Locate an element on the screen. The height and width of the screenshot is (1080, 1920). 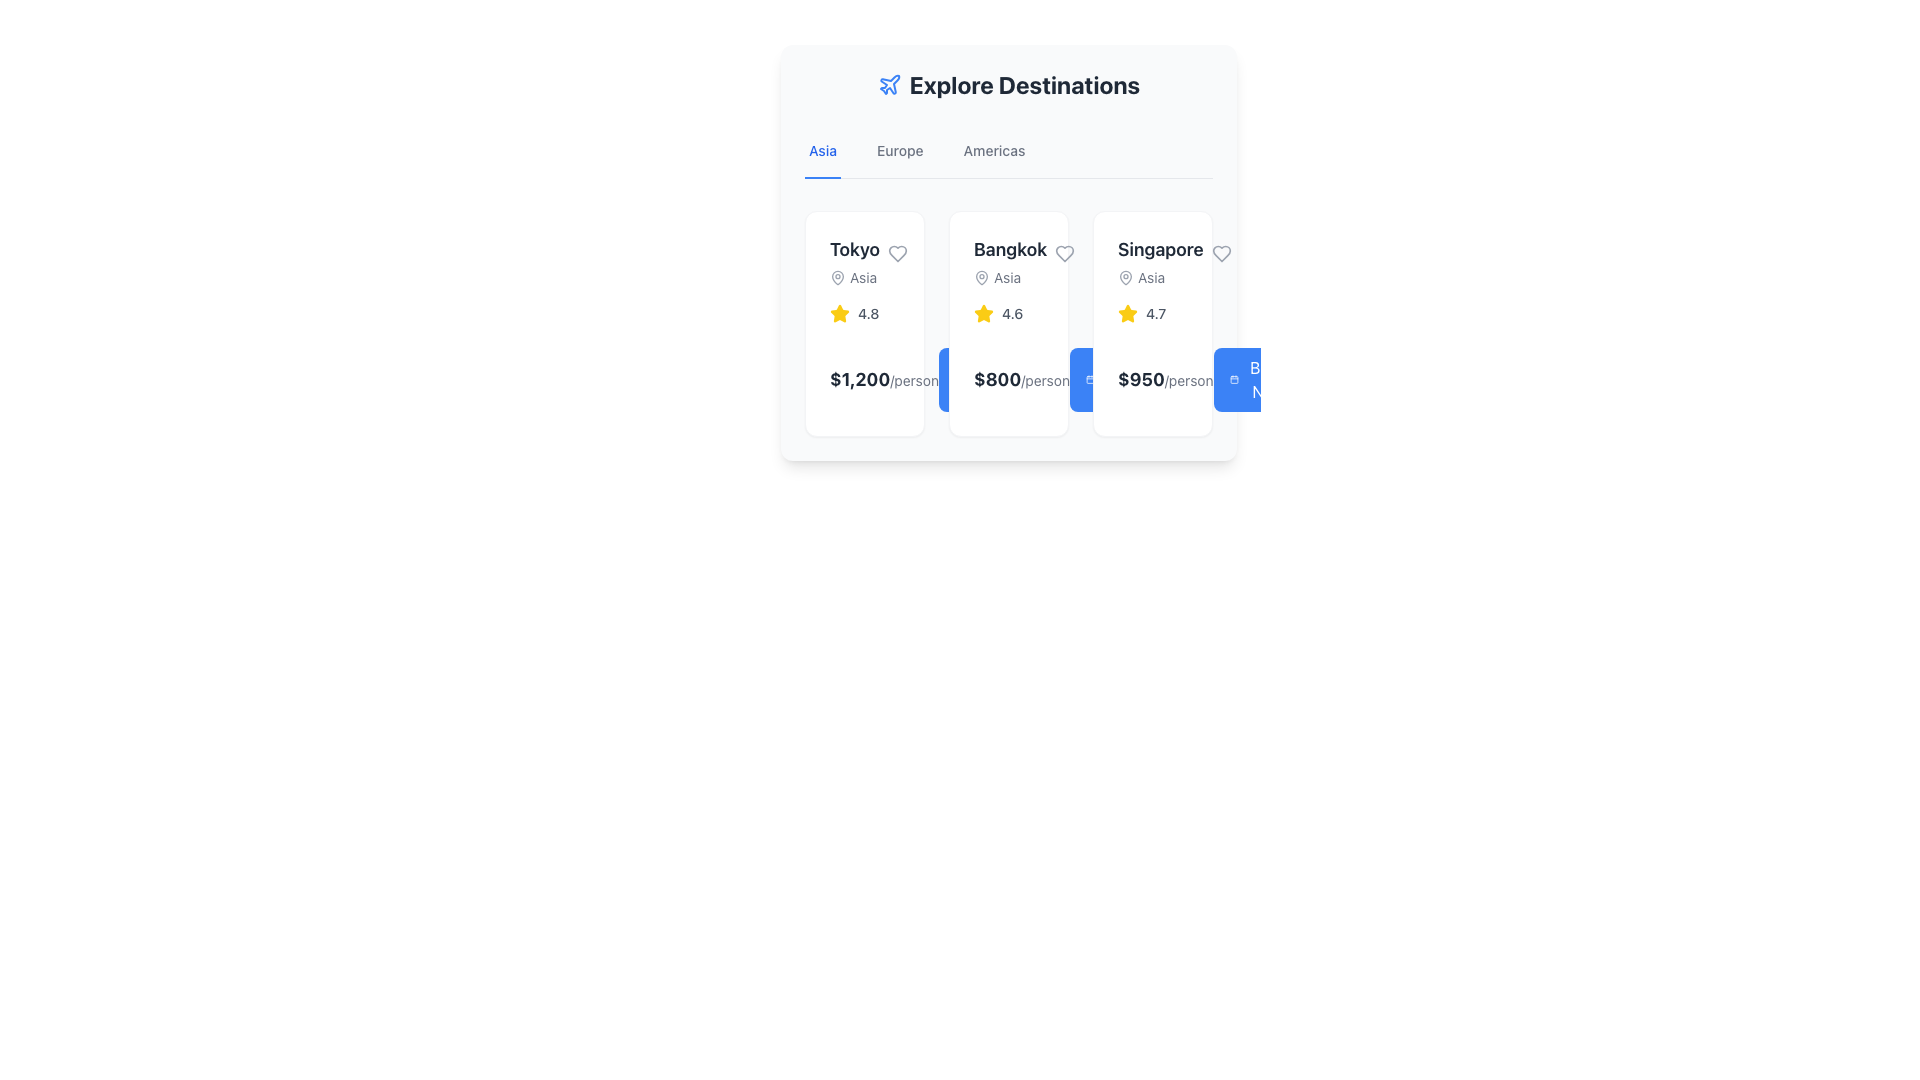
the booking button located at the bottom-right of the 'Singapore' card to initiate the booking process is located at coordinates (1258, 380).